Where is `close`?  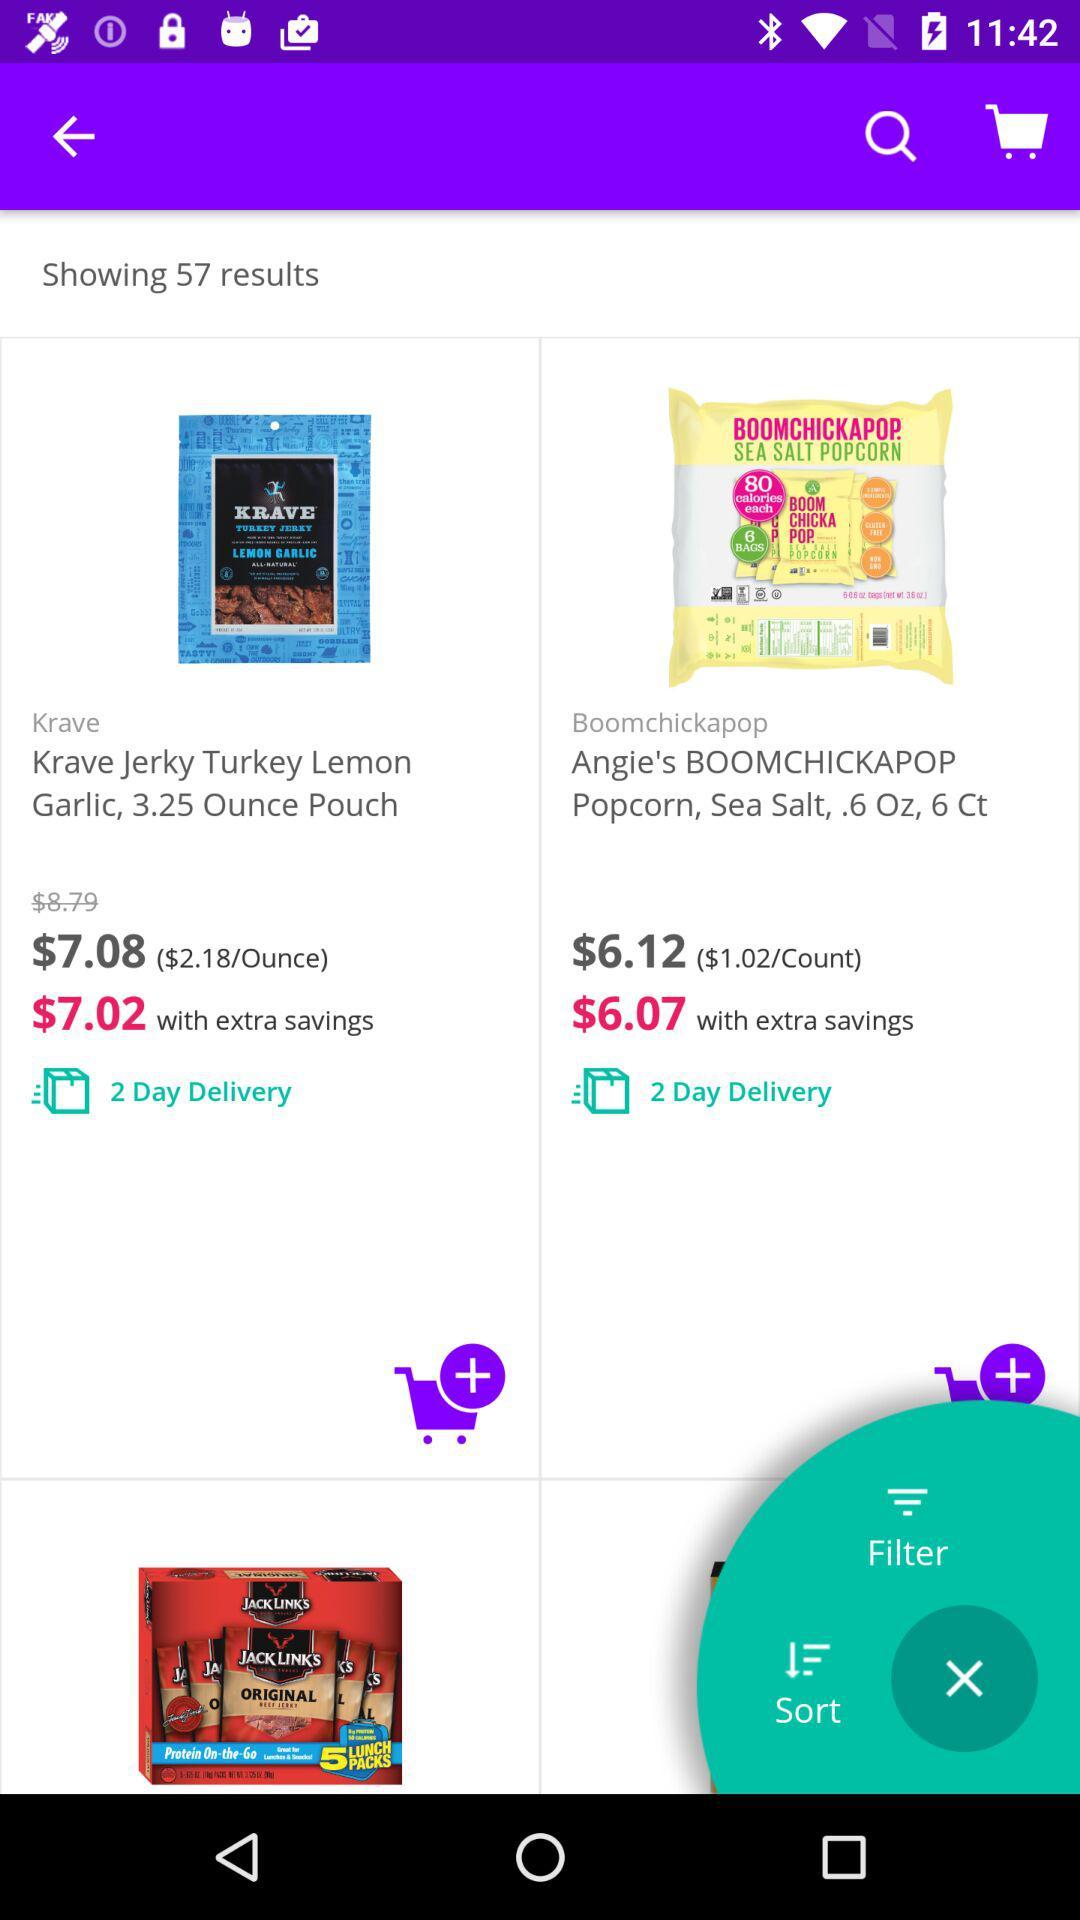
close is located at coordinates (963, 1678).